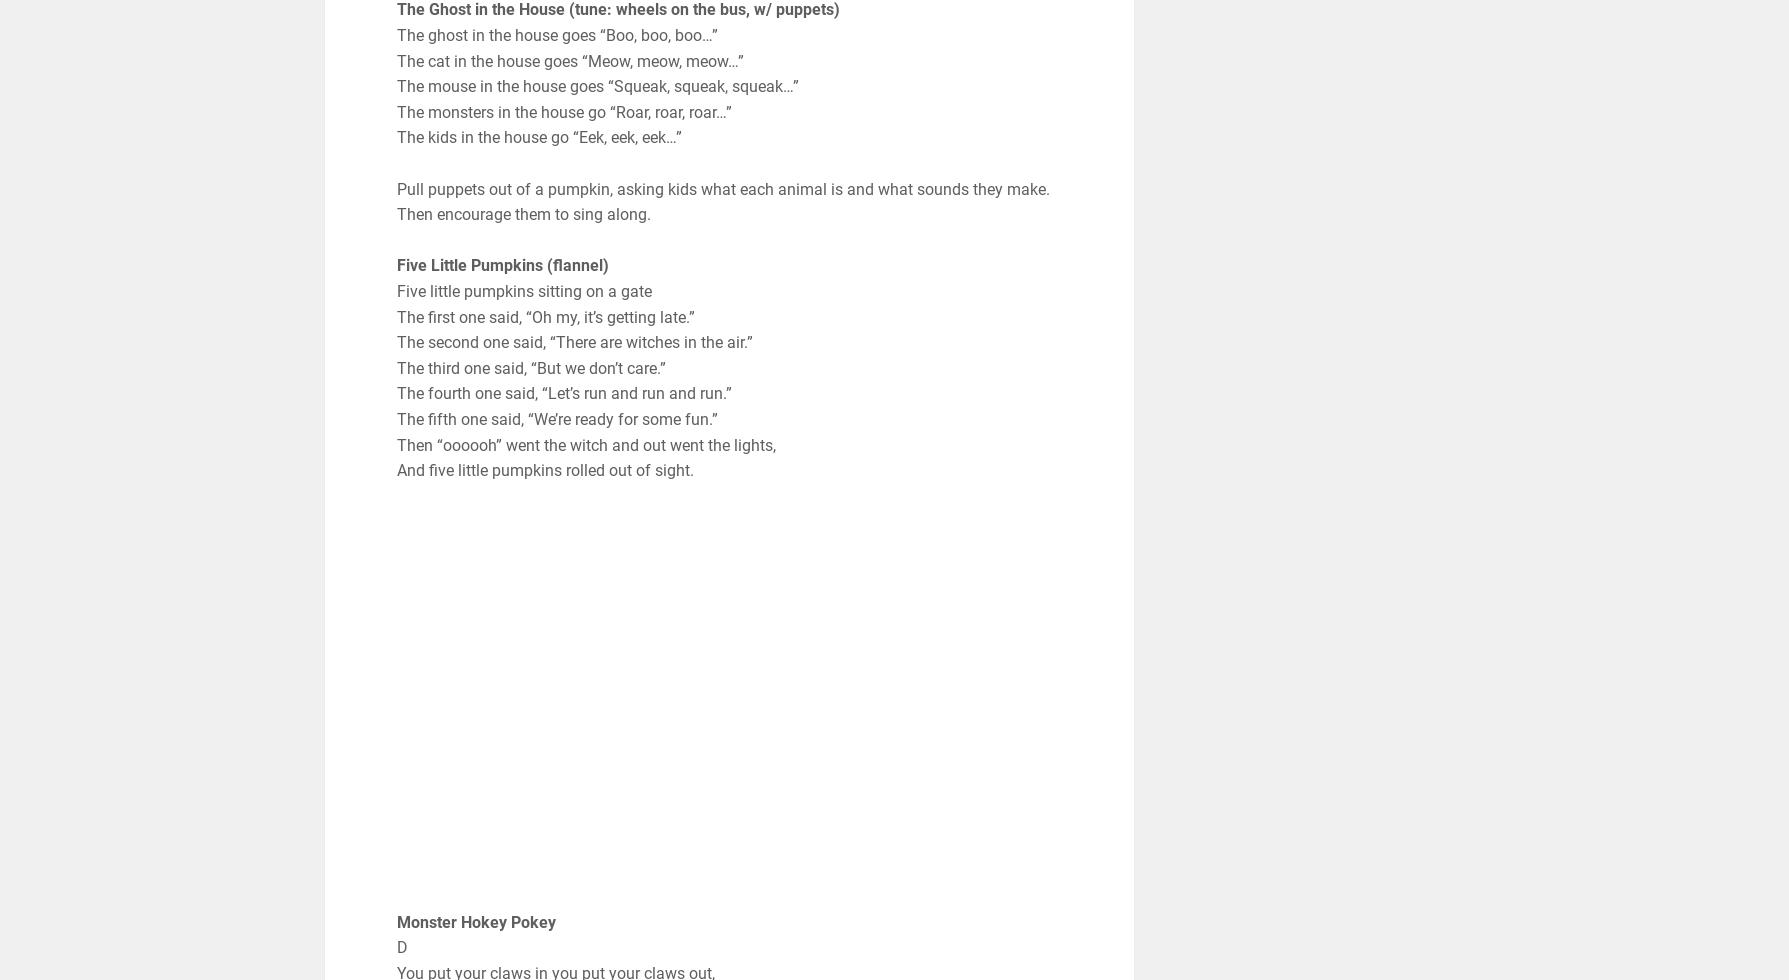 This screenshot has width=1789, height=980. Describe the element at coordinates (474, 921) in the screenshot. I see `'Monster Hokey Pokey'` at that location.